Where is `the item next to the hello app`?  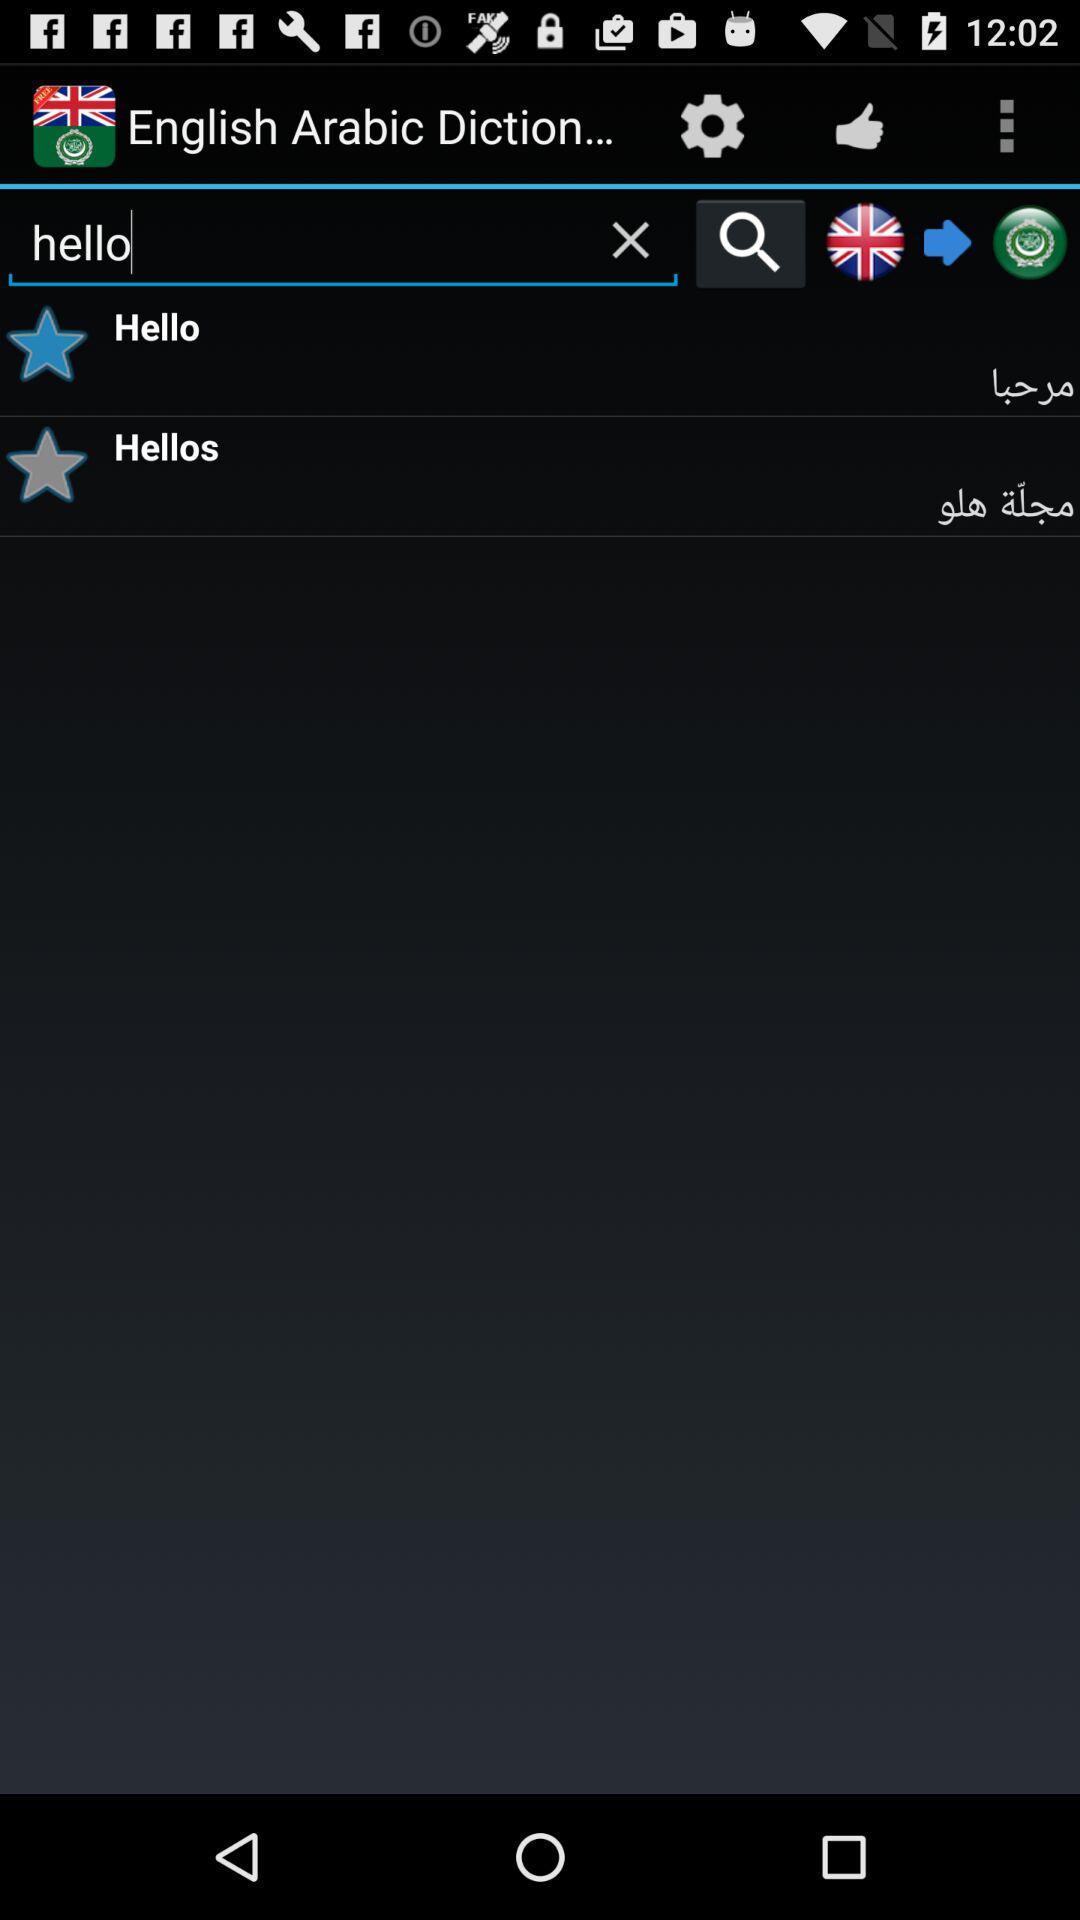
the item next to the hello app is located at coordinates (53, 344).